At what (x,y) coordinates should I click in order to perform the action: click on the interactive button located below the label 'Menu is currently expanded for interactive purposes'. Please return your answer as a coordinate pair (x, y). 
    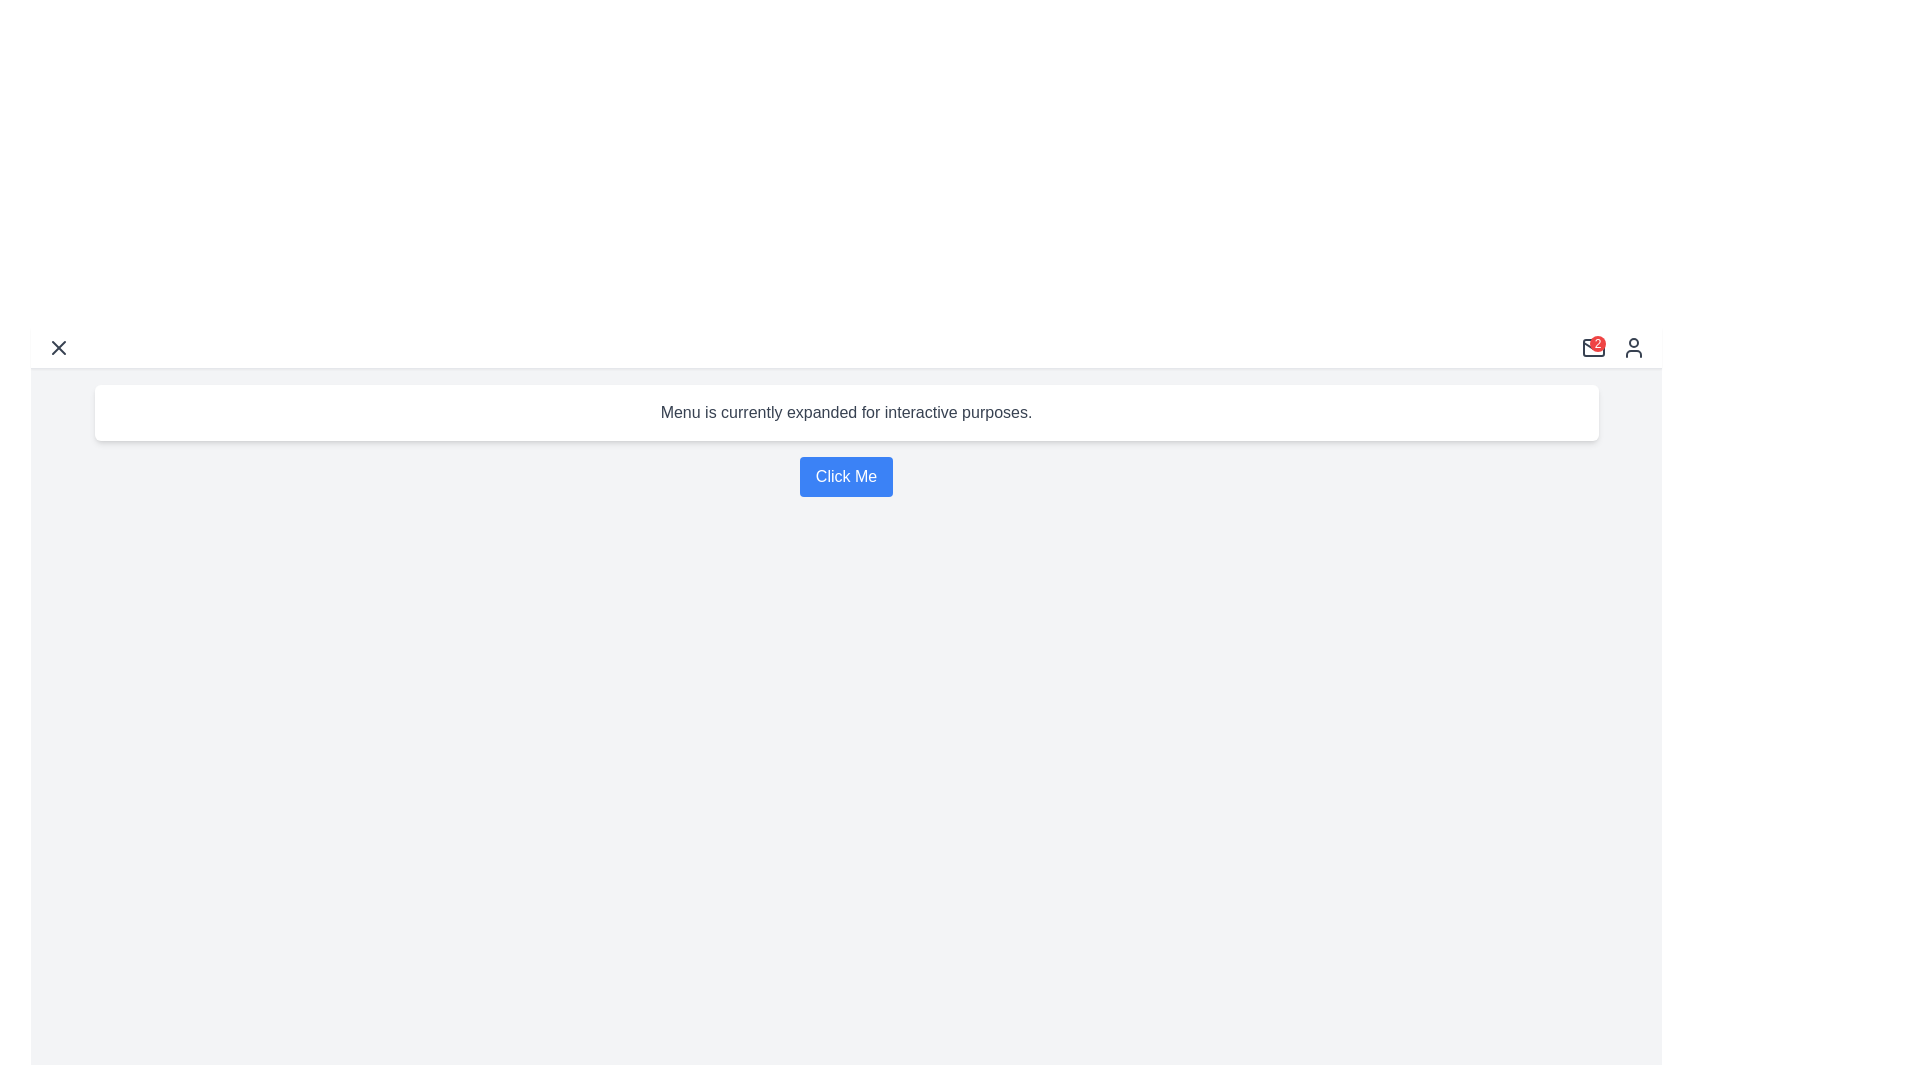
    Looking at the image, I should click on (846, 477).